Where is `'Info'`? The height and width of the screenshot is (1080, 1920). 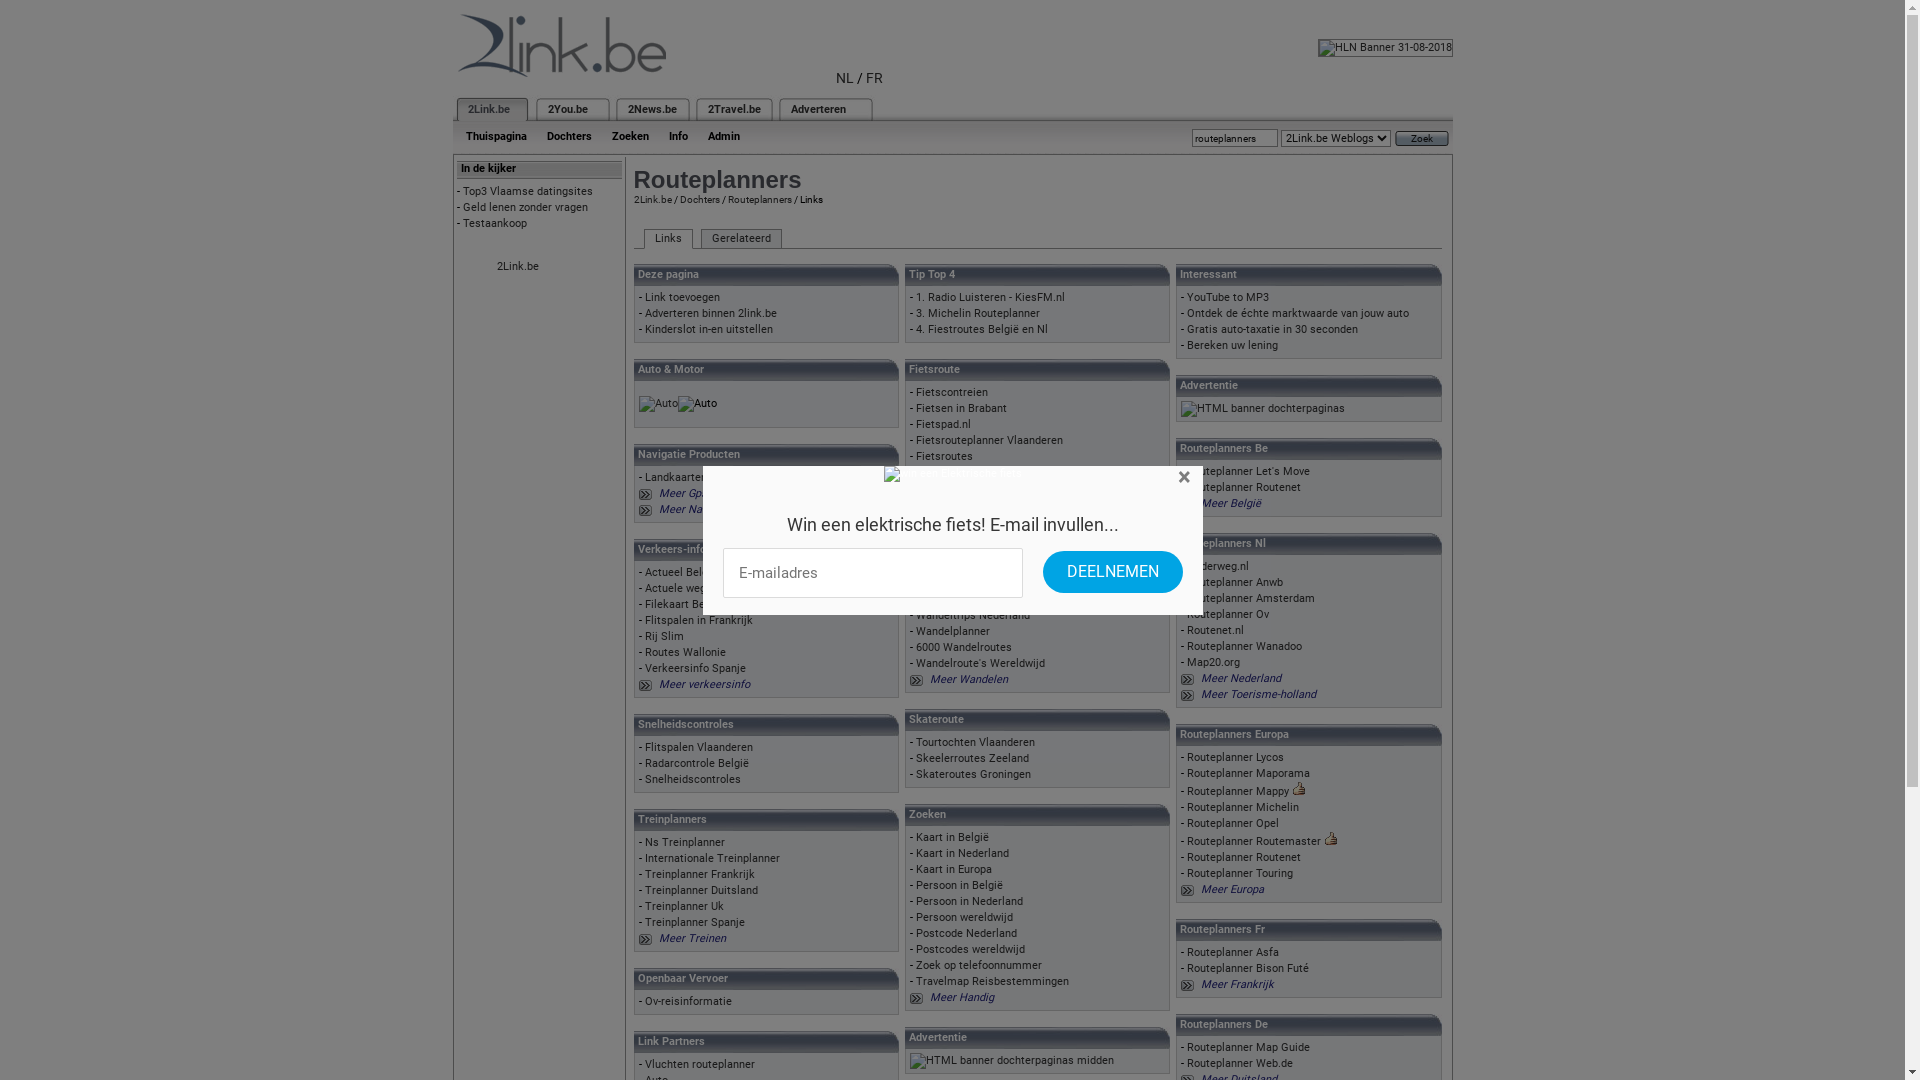 'Info' is located at coordinates (677, 135).